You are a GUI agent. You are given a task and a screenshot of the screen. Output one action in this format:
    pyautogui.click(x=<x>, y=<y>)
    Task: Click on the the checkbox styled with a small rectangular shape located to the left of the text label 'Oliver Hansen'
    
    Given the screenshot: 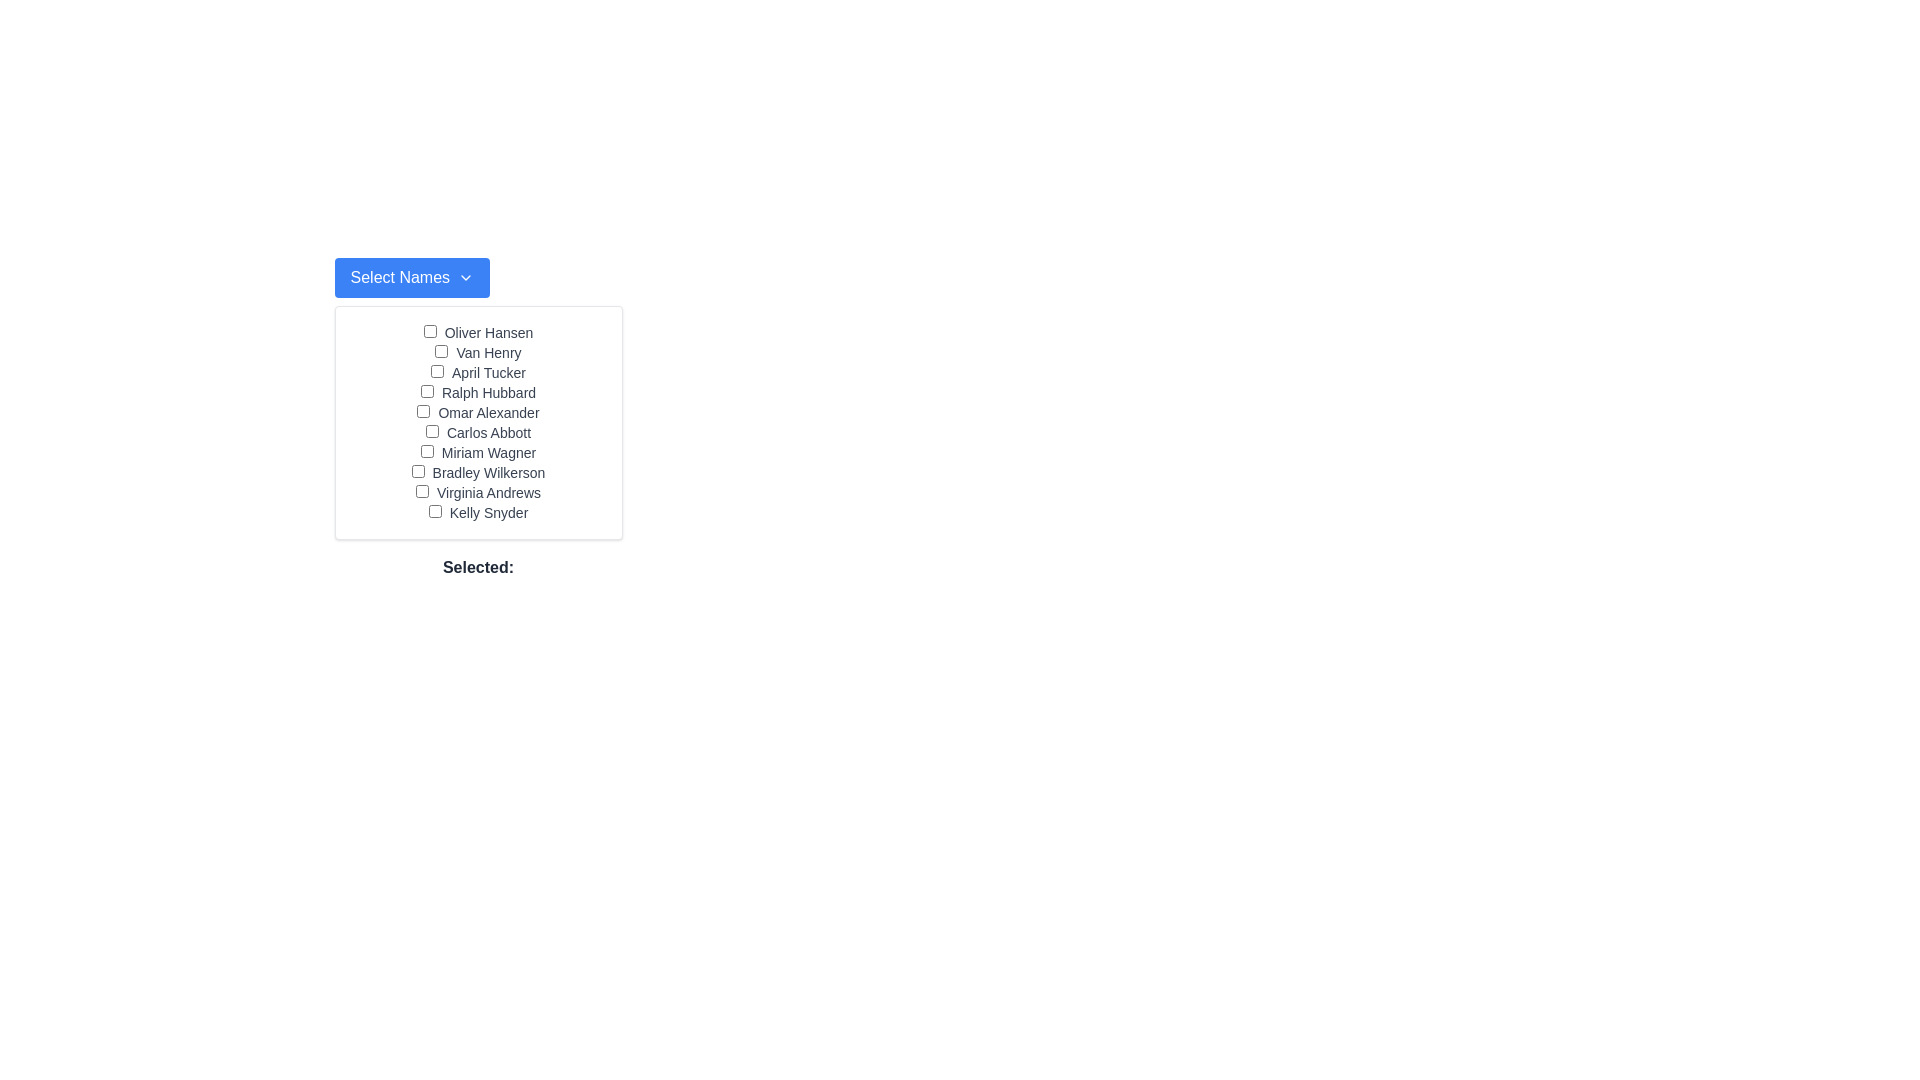 What is the action you would take?
    pyautogui.click(x=429, y=330)
    